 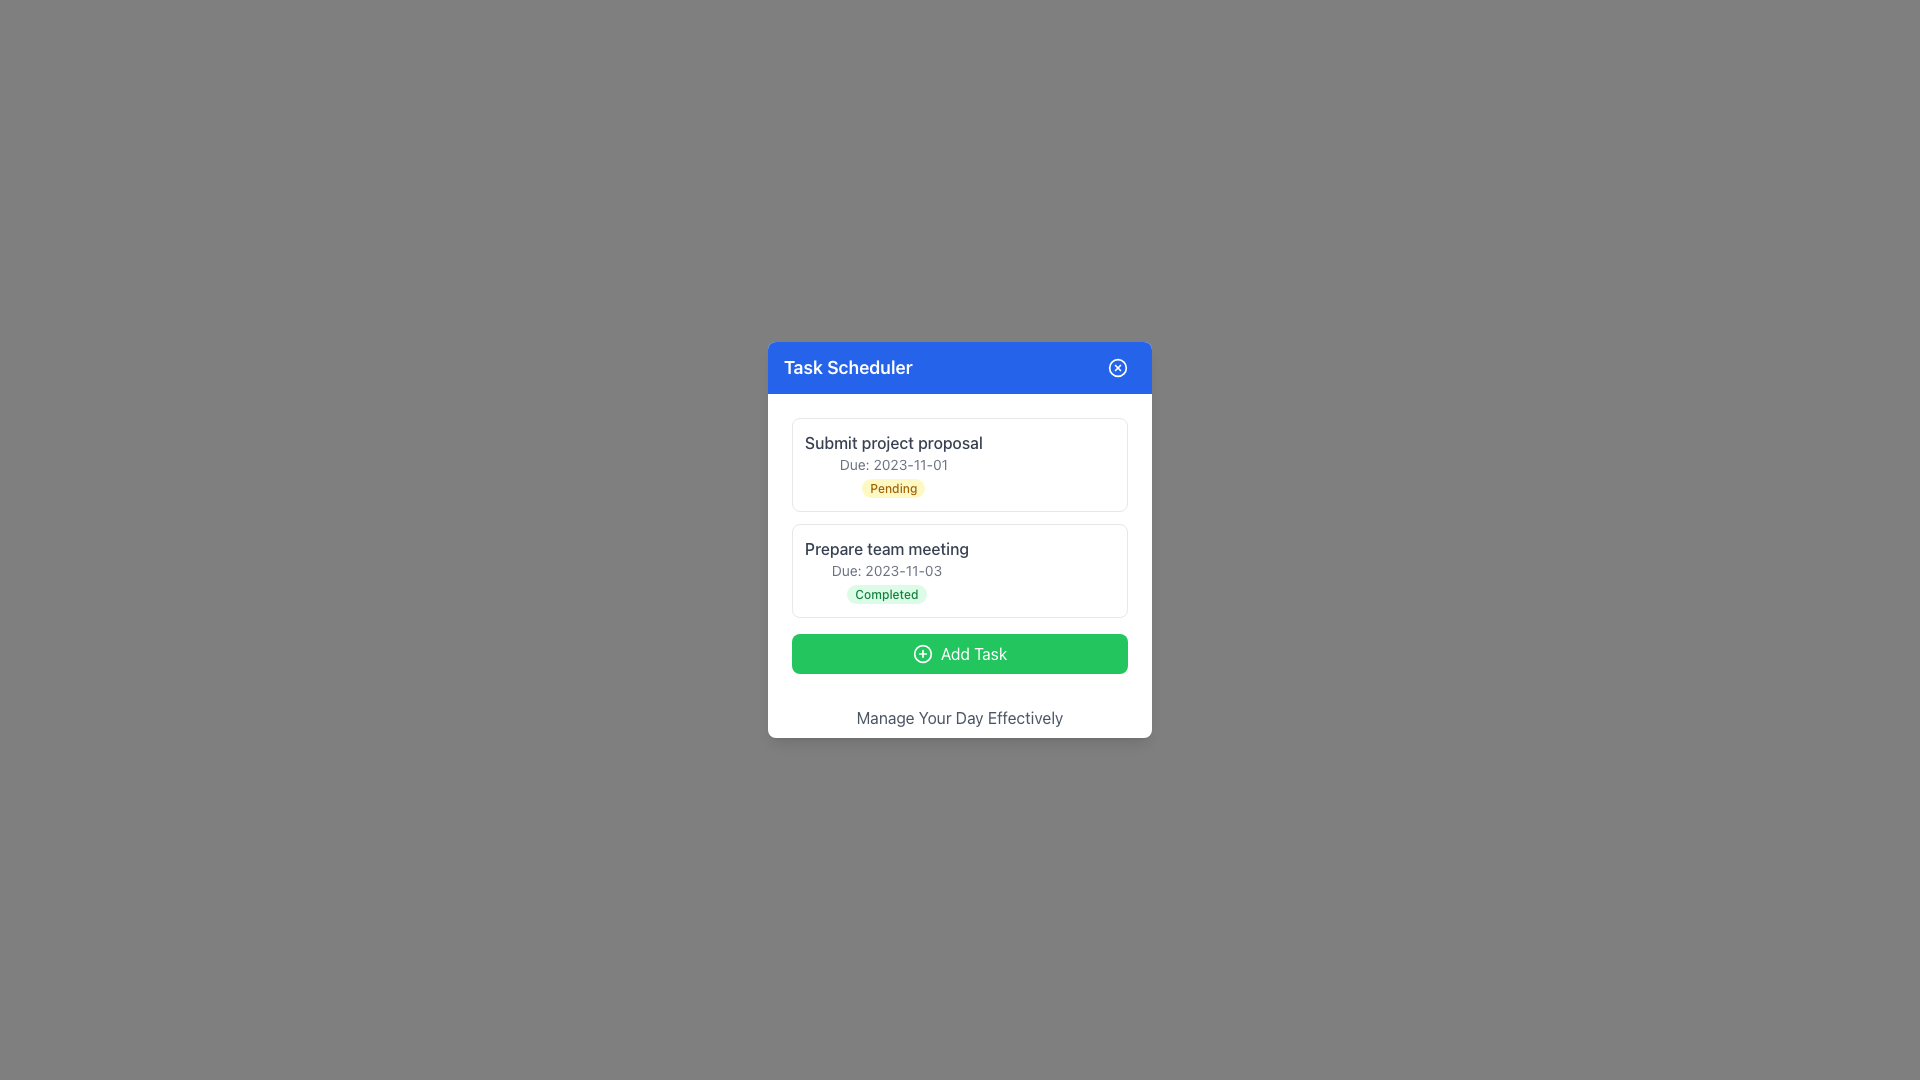 I want to click on the circular close button with a cross icon located at the top-right corner of the 'Task Scheduler' header, so click(x=1117, y=367).